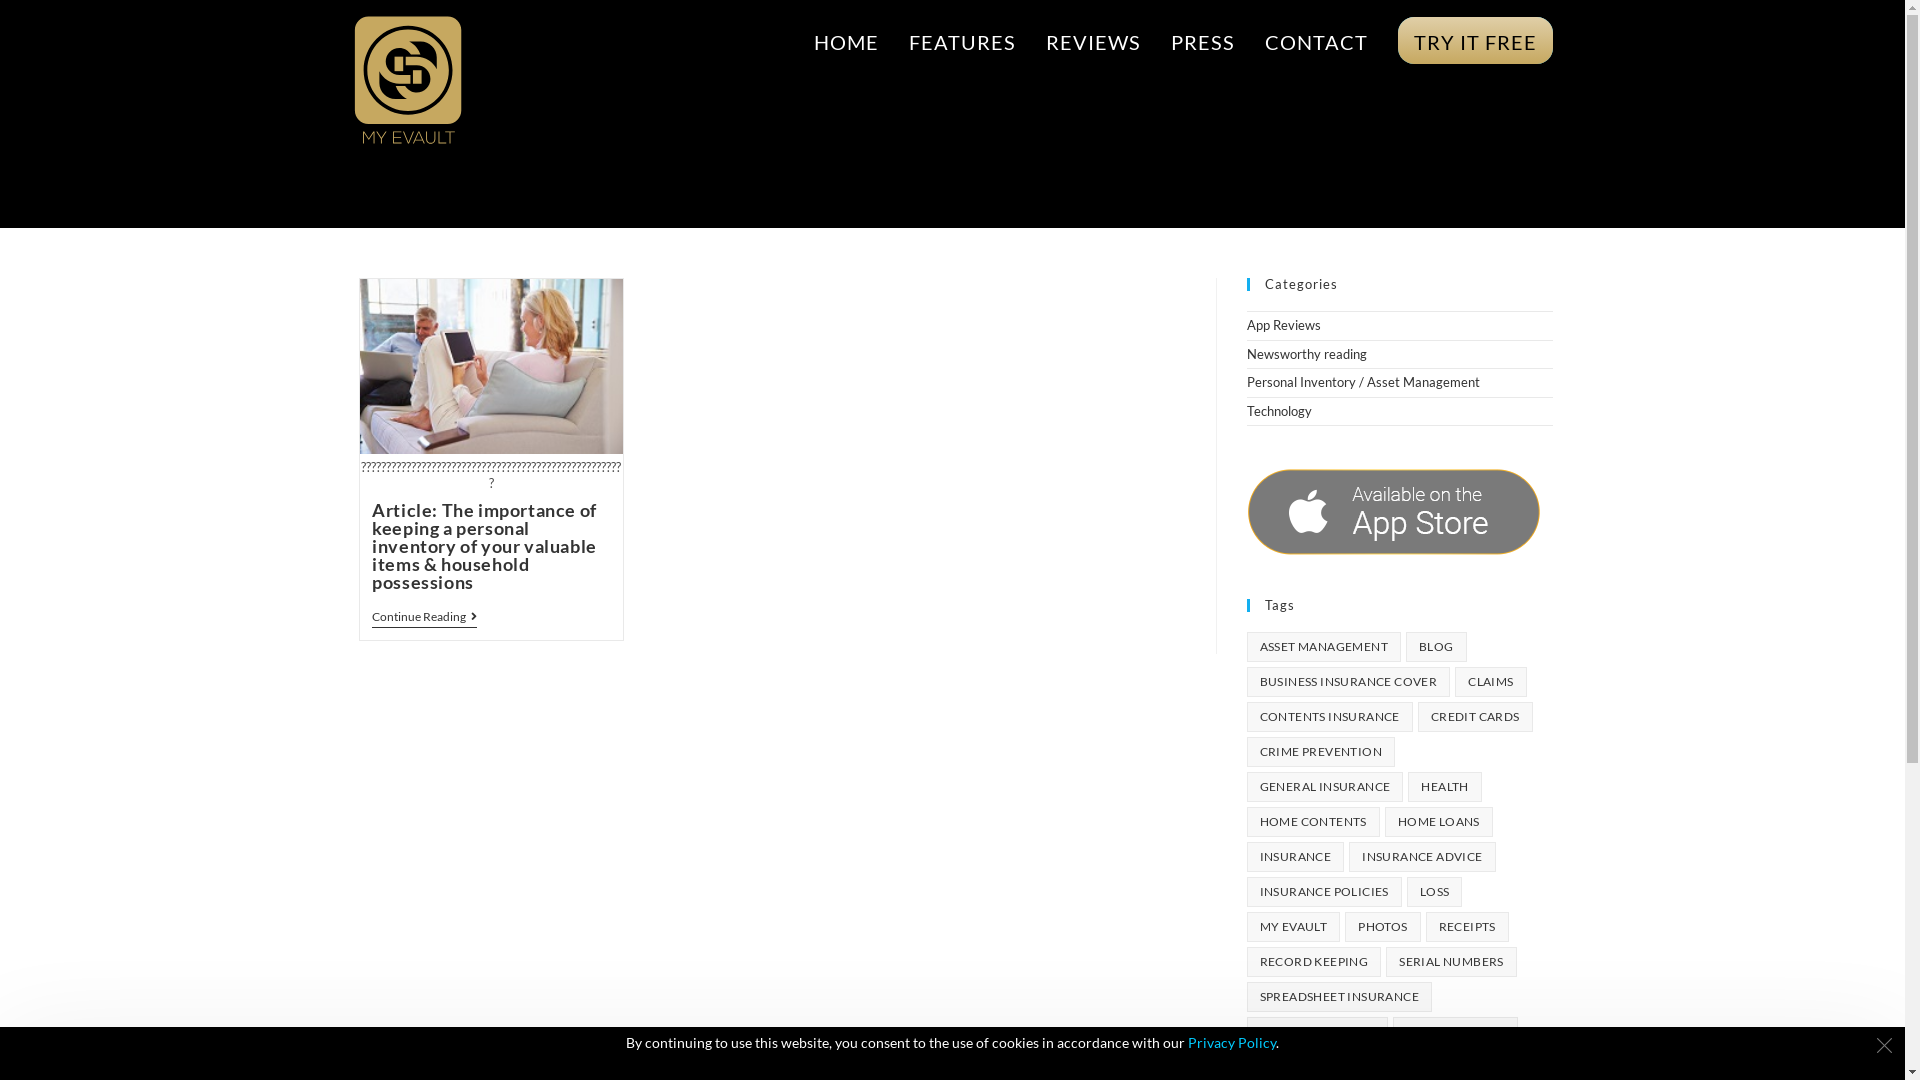  What do you see at coordinates (1231, 1041) in the screenshot?
I see `'Privacy Policy'` at bounding box center [1231, 1041].